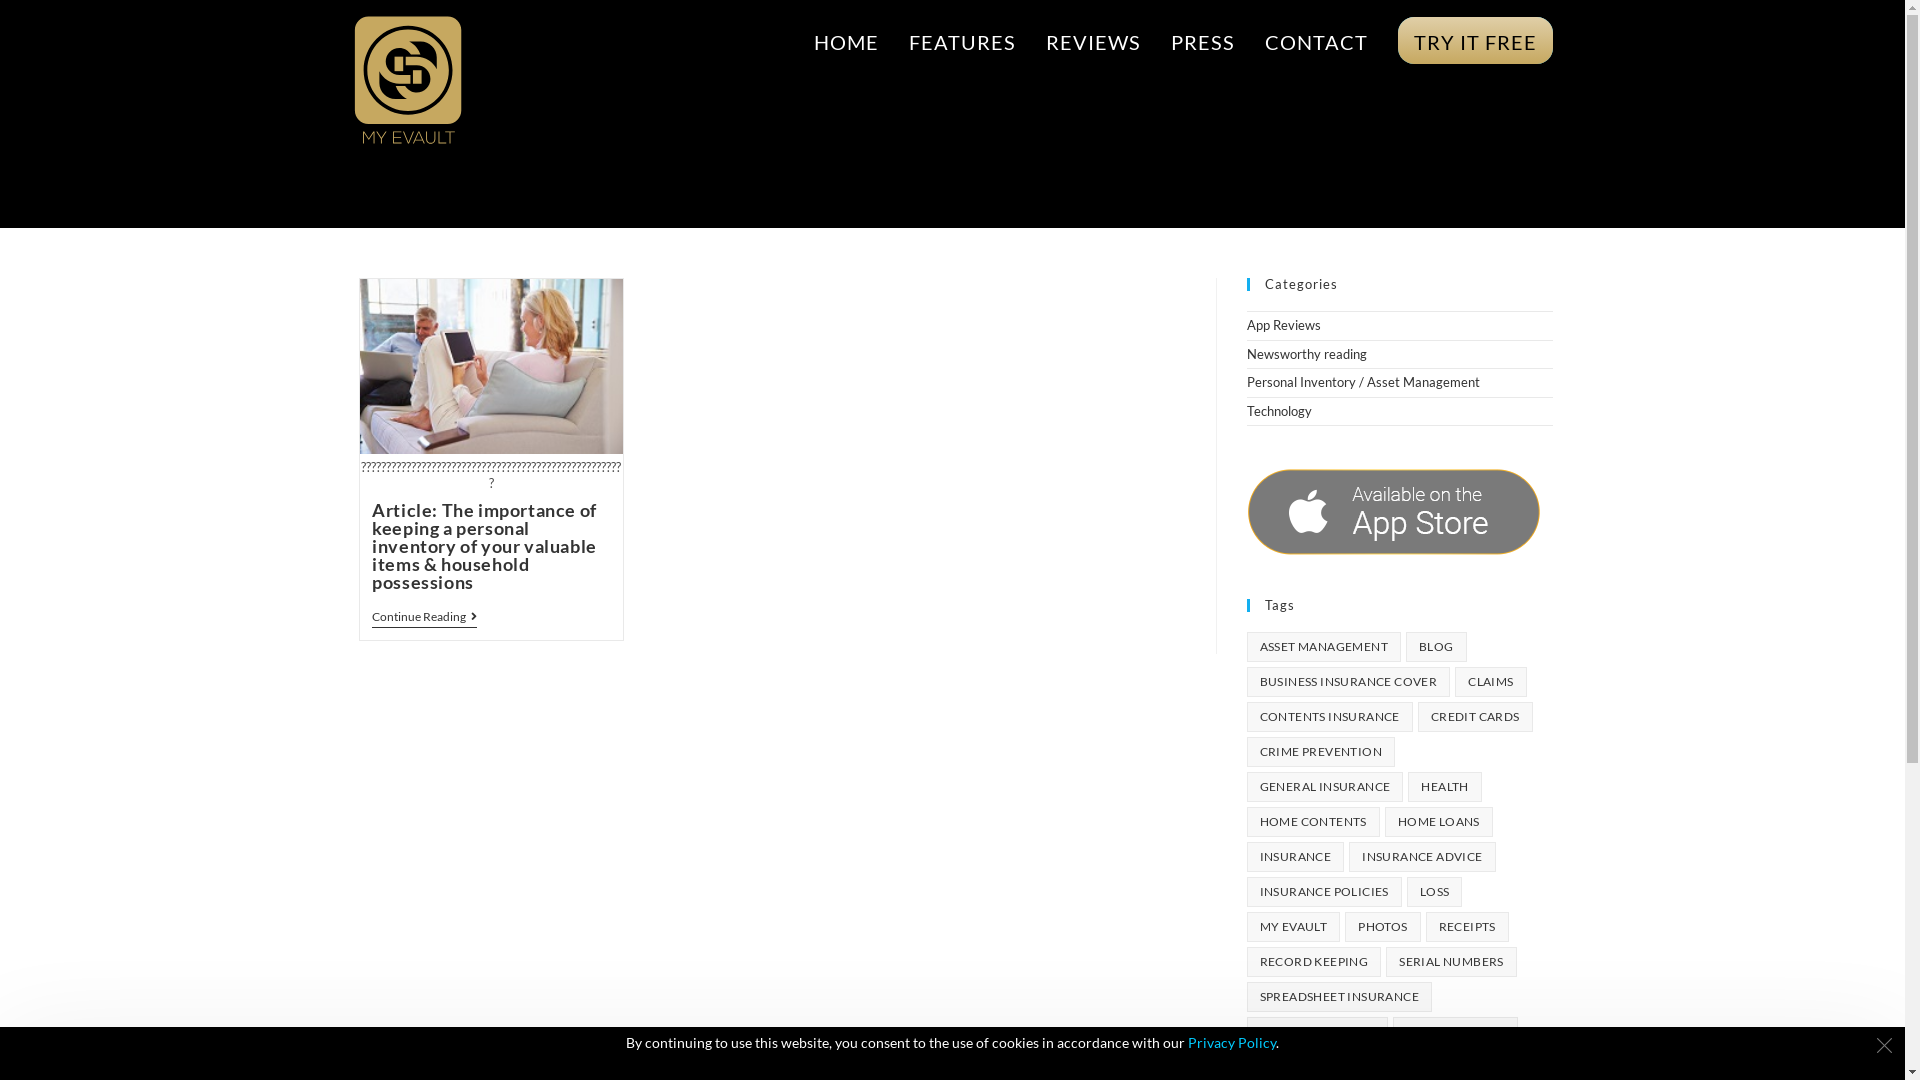  What do you see at coordinates (1231, 1041) in the screenshot?
I see `'Privacy Policy'` at bounding box center [1231, 1041].